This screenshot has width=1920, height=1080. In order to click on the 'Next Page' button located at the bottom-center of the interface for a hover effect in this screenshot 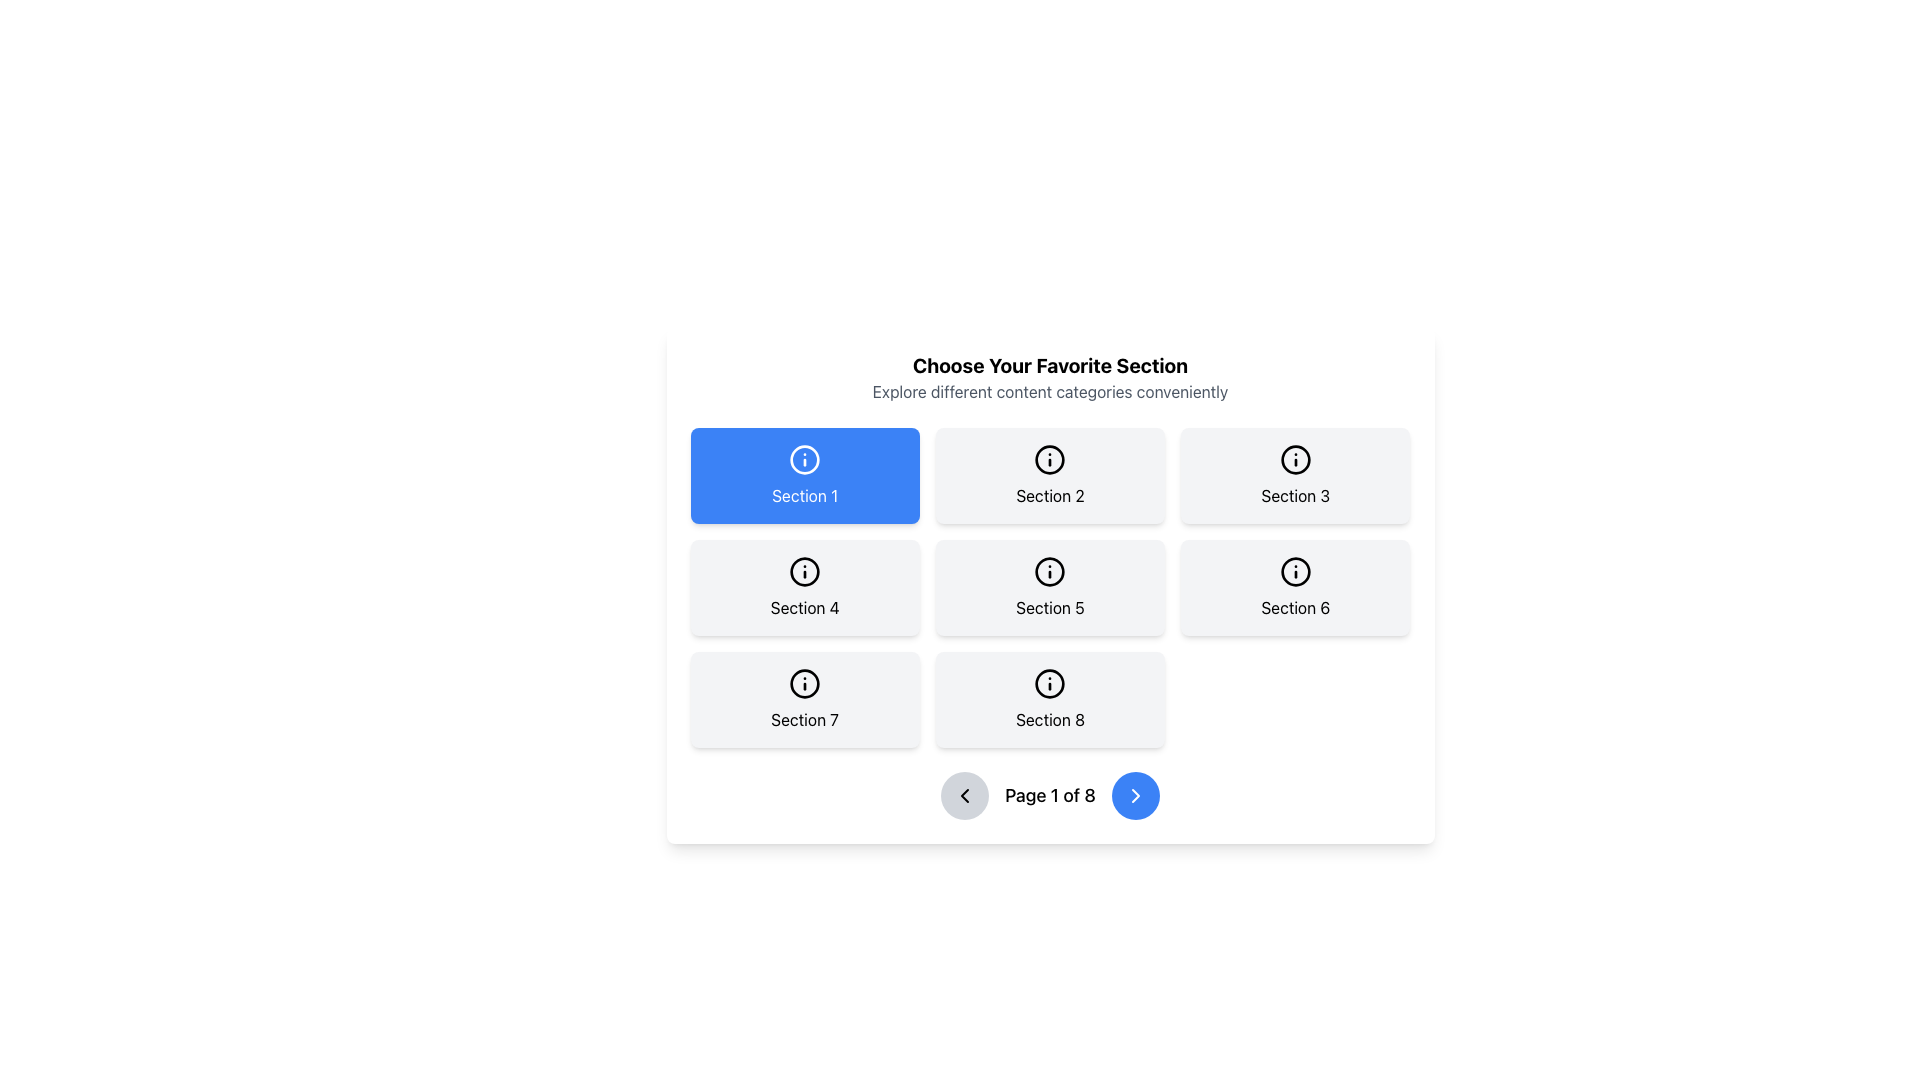, I will do `click(1135, 794)`.